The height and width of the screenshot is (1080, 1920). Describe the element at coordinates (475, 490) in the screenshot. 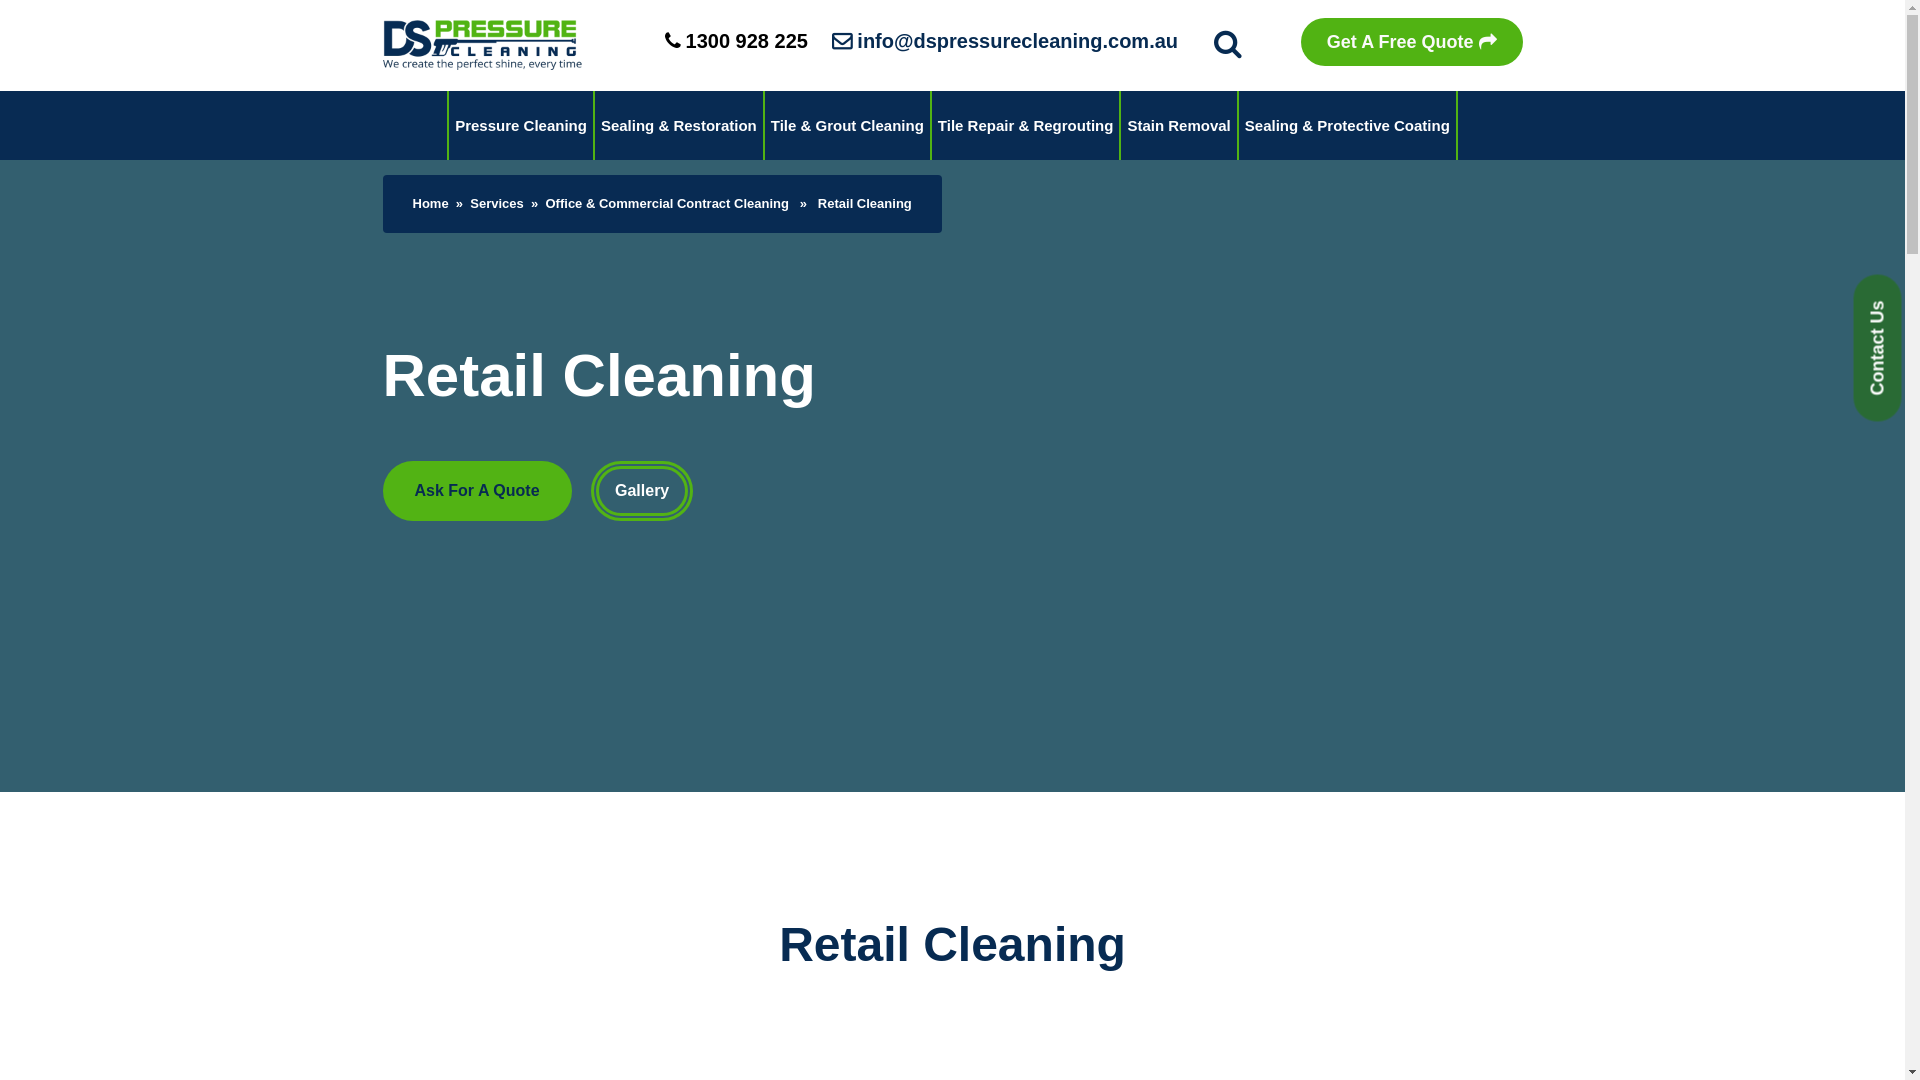

I see `'Ask For A Quote'` at that location.